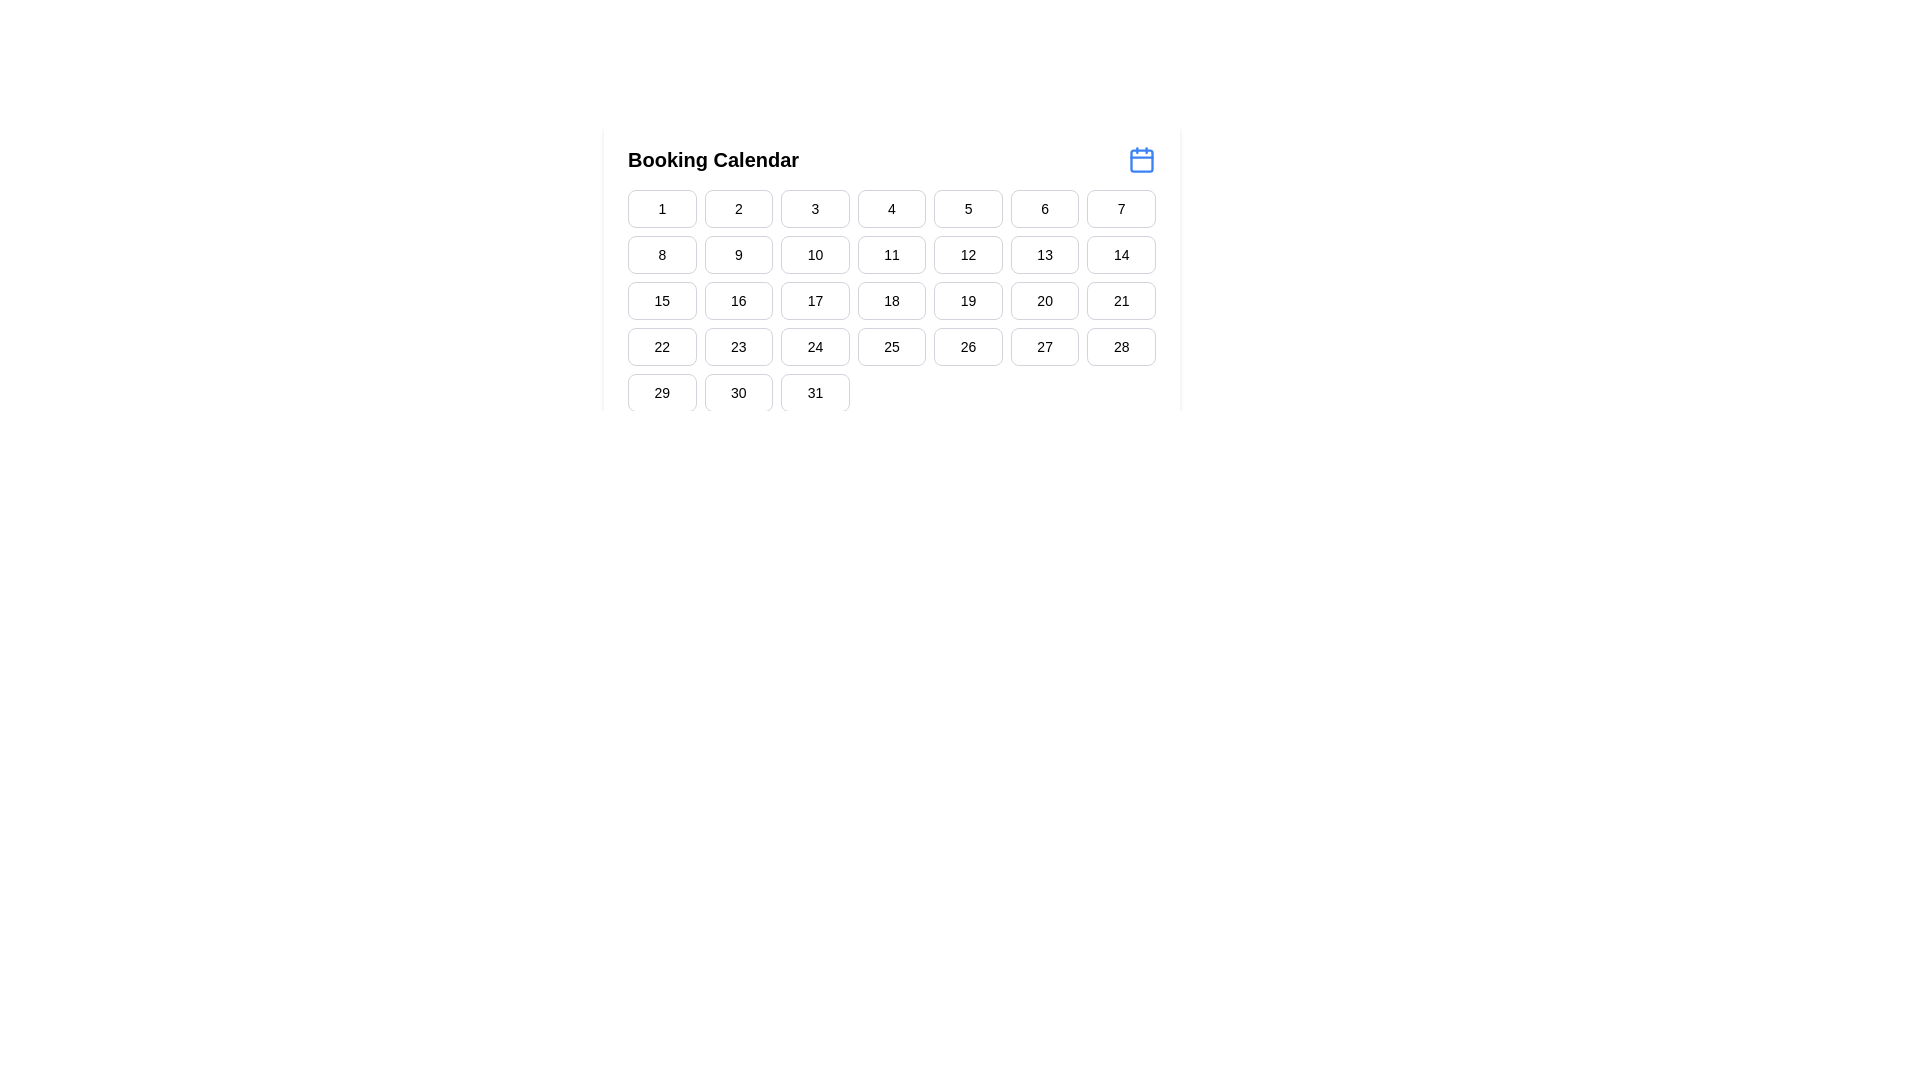  Describe the element at coordinates (1044, 346) in the screenshot. I see `the button representing the 27th day in the calendar interface` at that location.